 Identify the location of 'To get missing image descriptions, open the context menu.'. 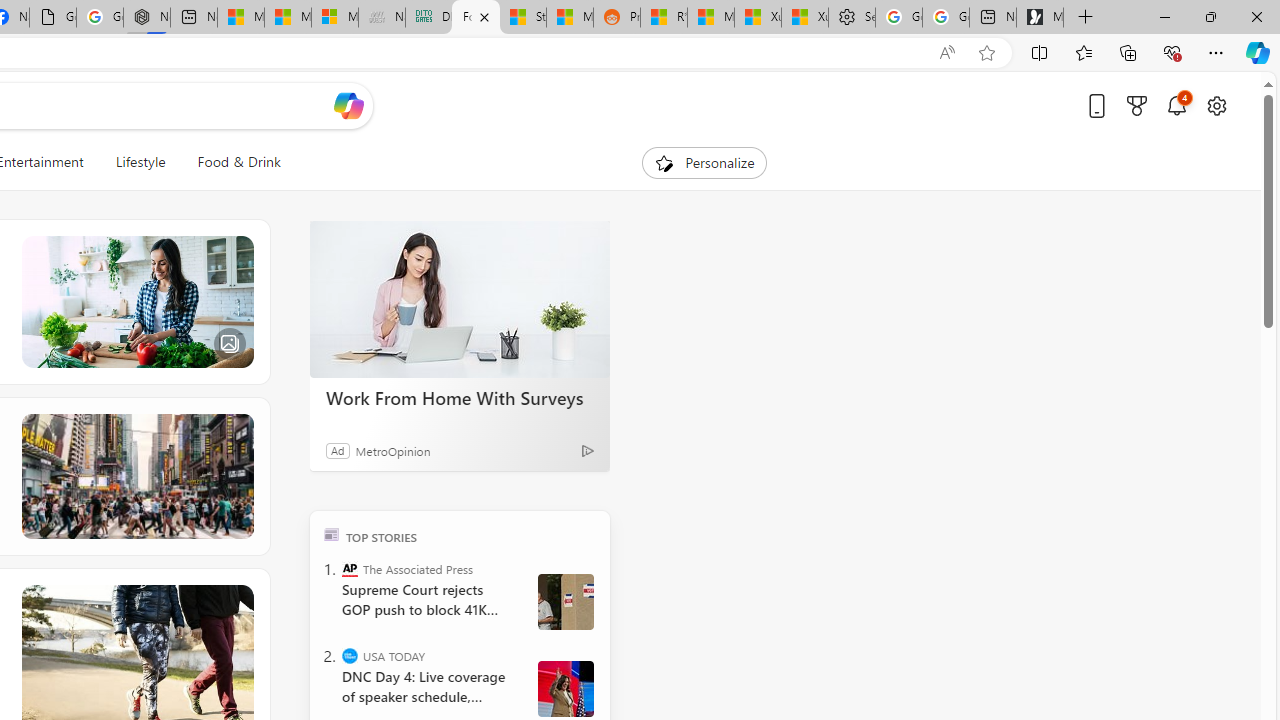
(664, 161).